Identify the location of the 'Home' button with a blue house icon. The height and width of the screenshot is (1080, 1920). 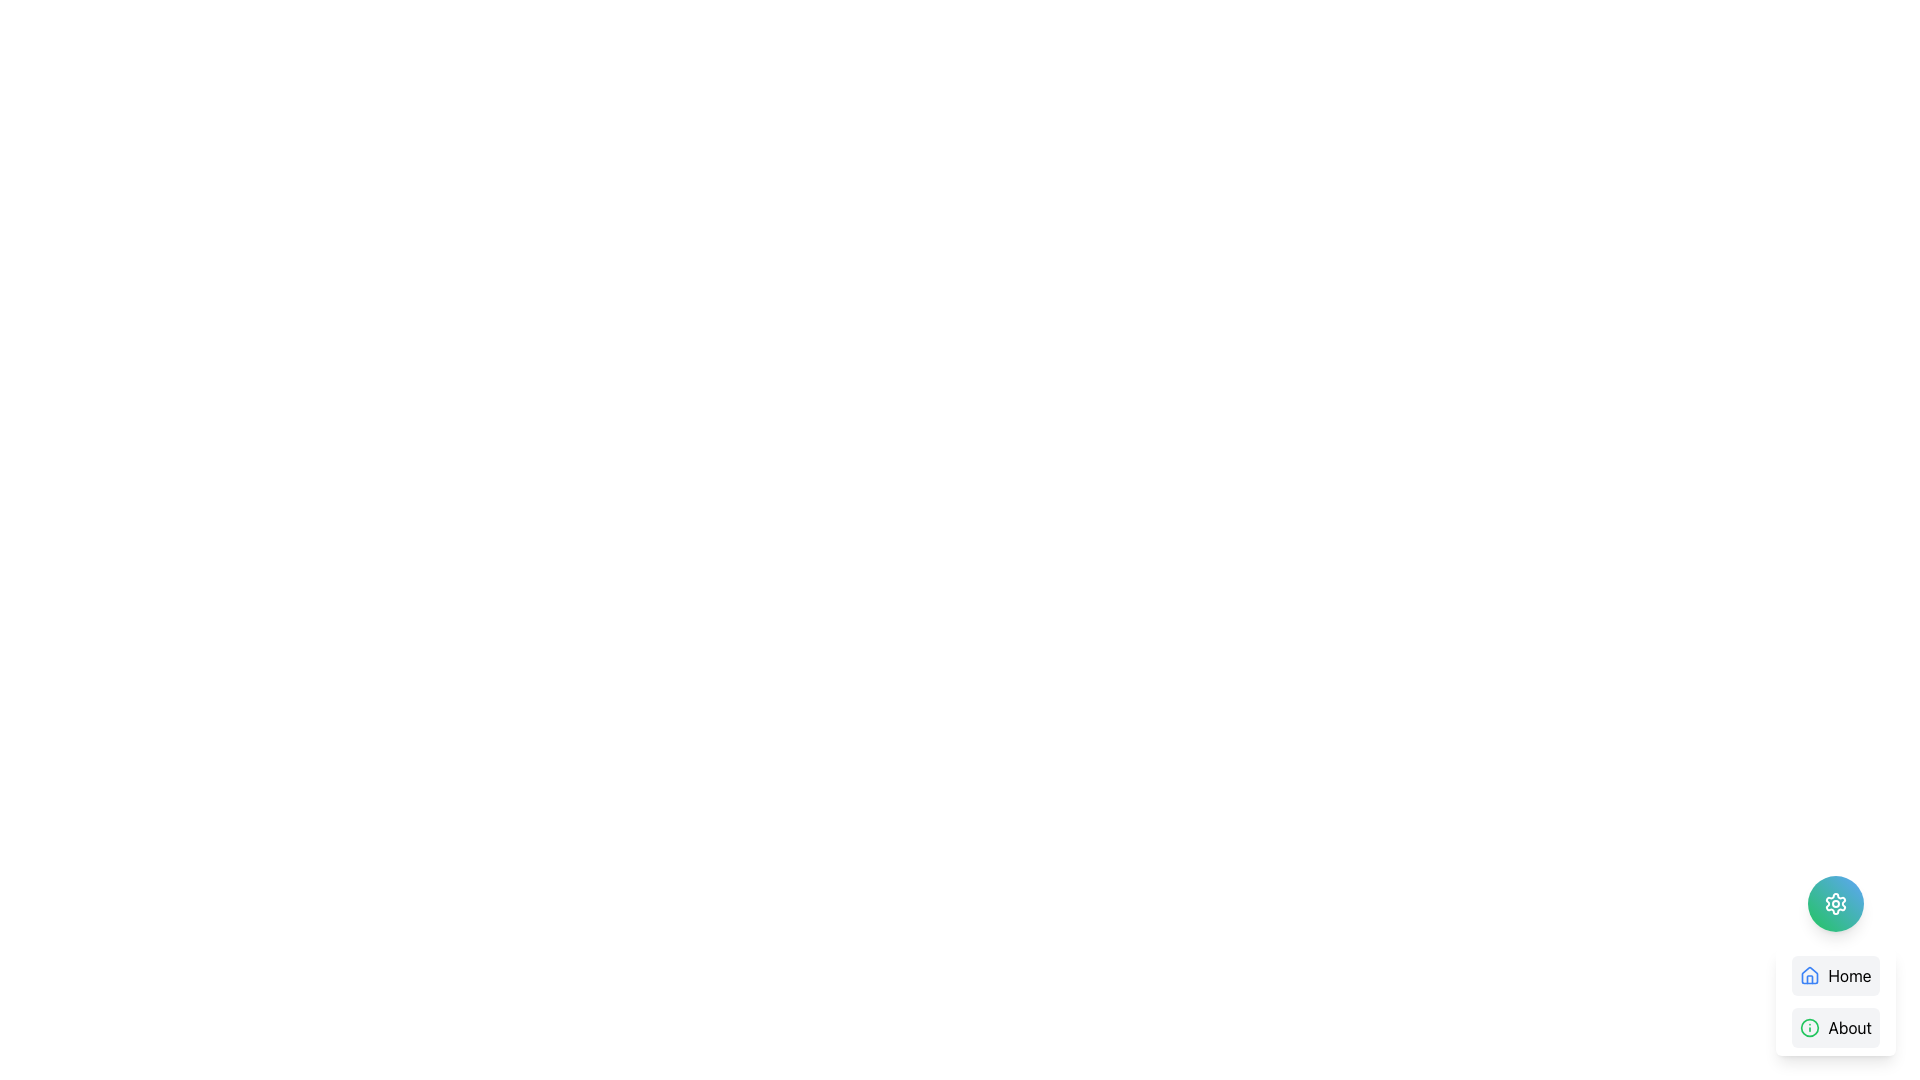
(1836, 974).